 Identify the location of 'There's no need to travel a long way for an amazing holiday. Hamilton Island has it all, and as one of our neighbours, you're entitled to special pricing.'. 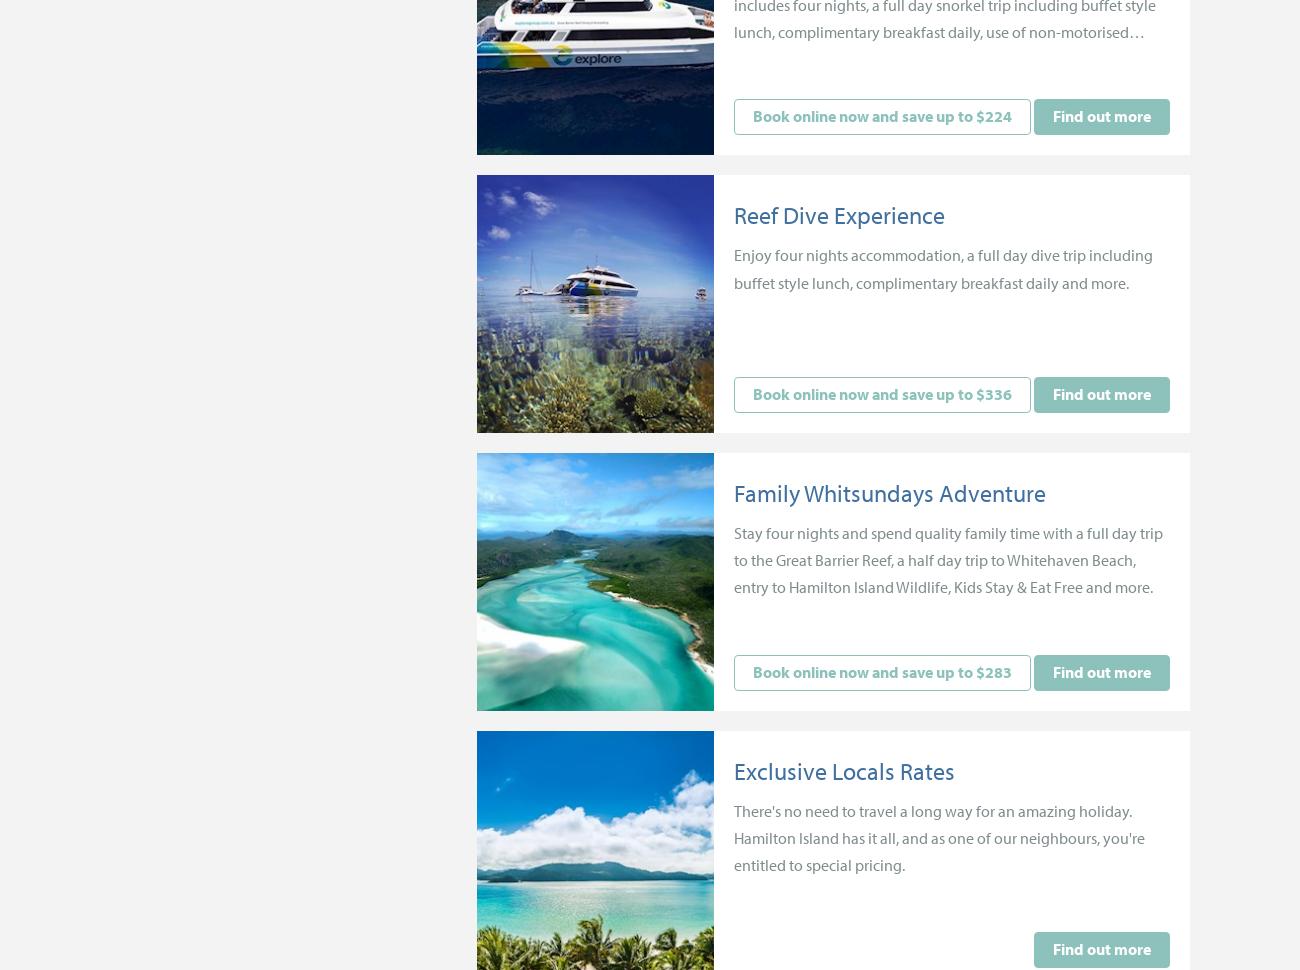
(939, 836).